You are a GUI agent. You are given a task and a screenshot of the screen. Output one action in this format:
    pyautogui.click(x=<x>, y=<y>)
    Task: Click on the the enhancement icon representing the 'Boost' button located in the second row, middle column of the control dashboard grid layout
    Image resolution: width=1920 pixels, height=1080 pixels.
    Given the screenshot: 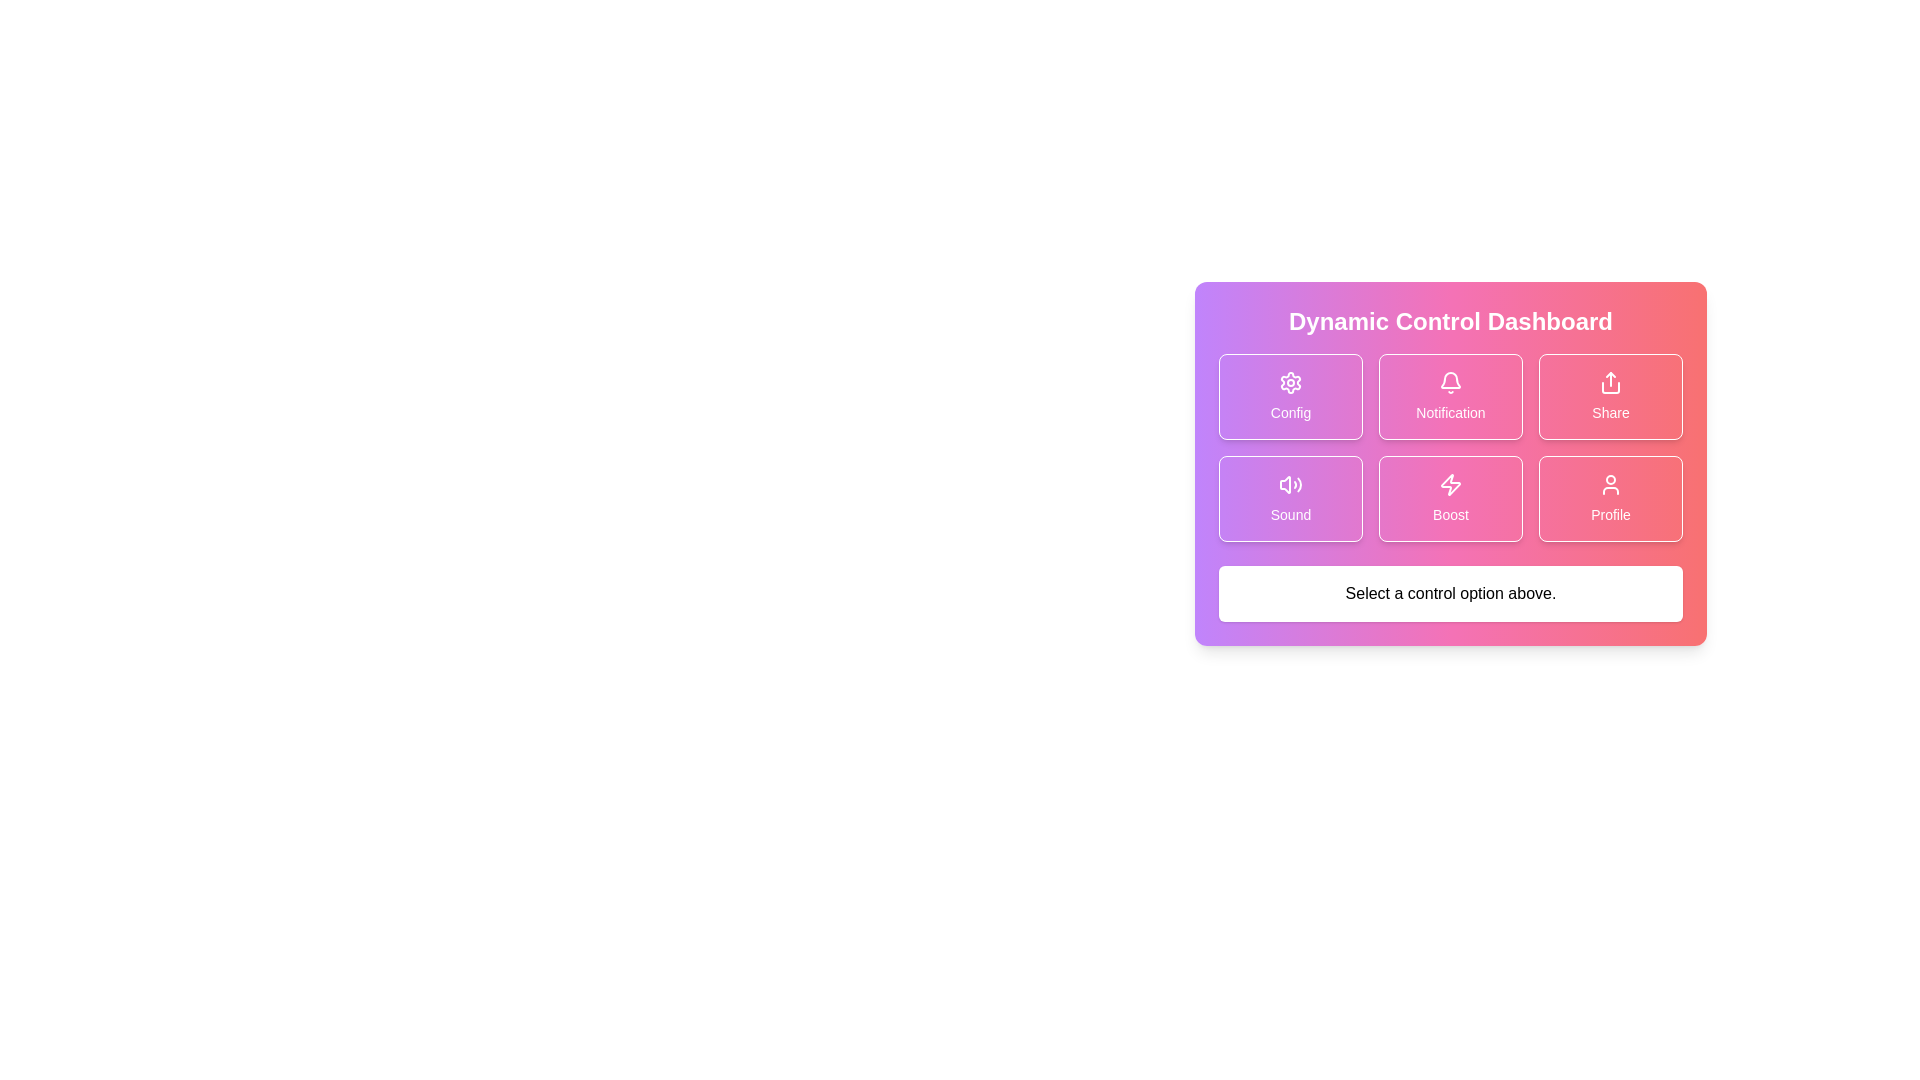 What is the action you would take?
    pyautogui.click(x=1450, y=485)
    